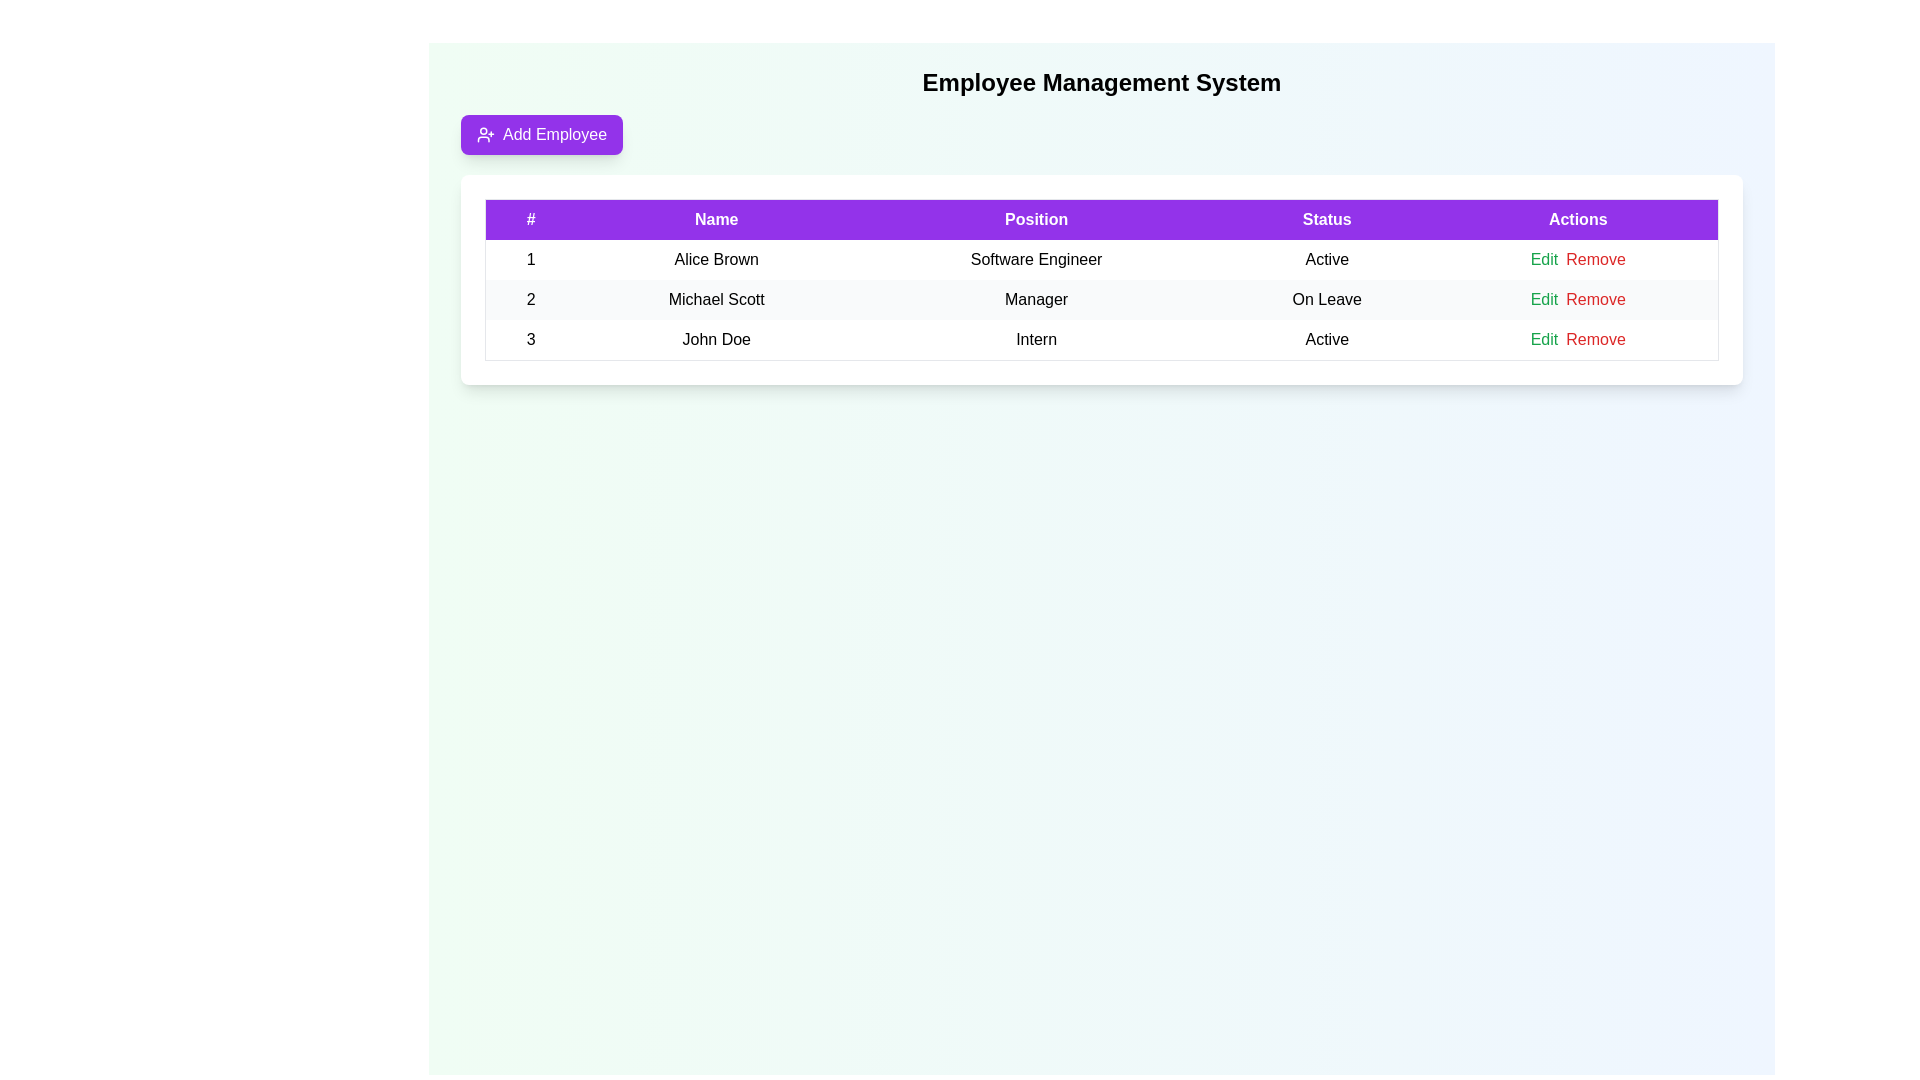 This screenshot has height=1080, width=1920. What do you see at coordinates (1595, 258) in the screenshot?
I see `the action link` at bounding box center [1595, 258].